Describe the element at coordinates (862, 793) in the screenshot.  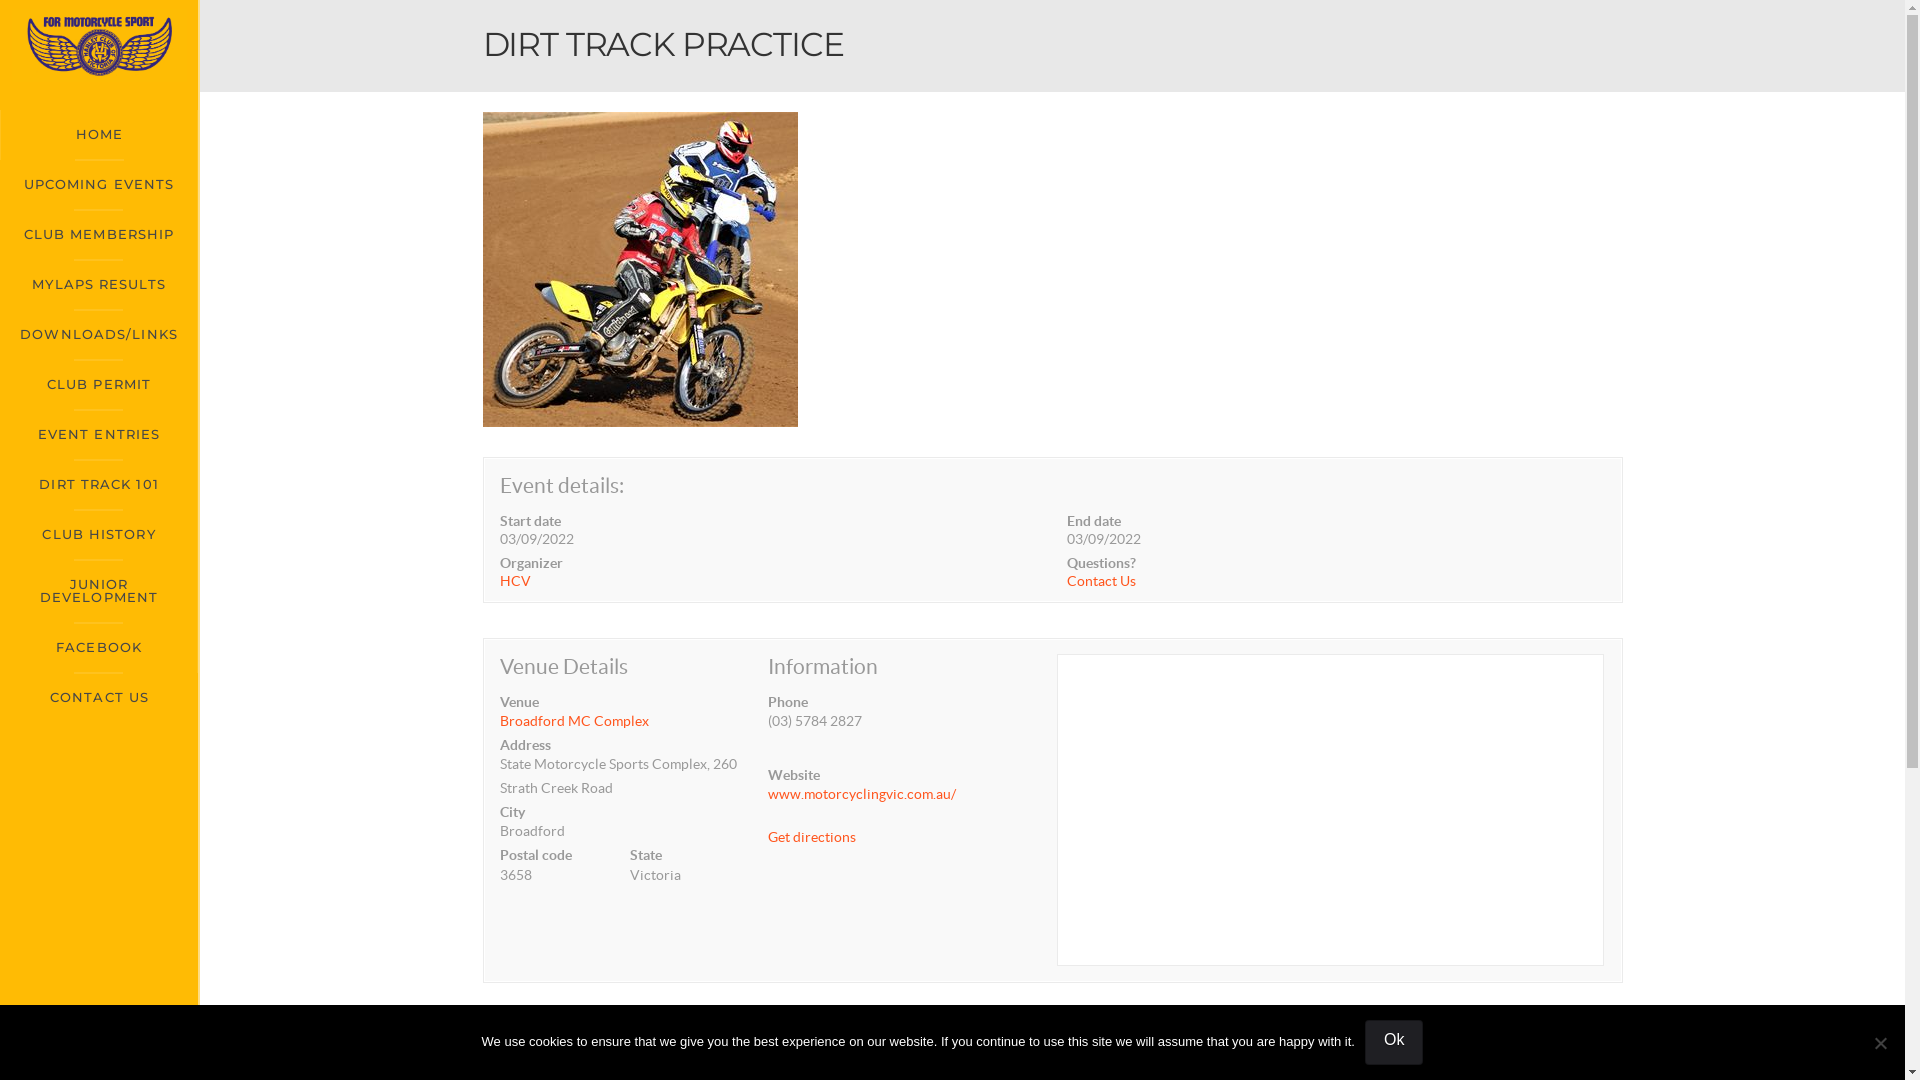
I see `'www.motorcyclingvic.com.au/'` at that location.